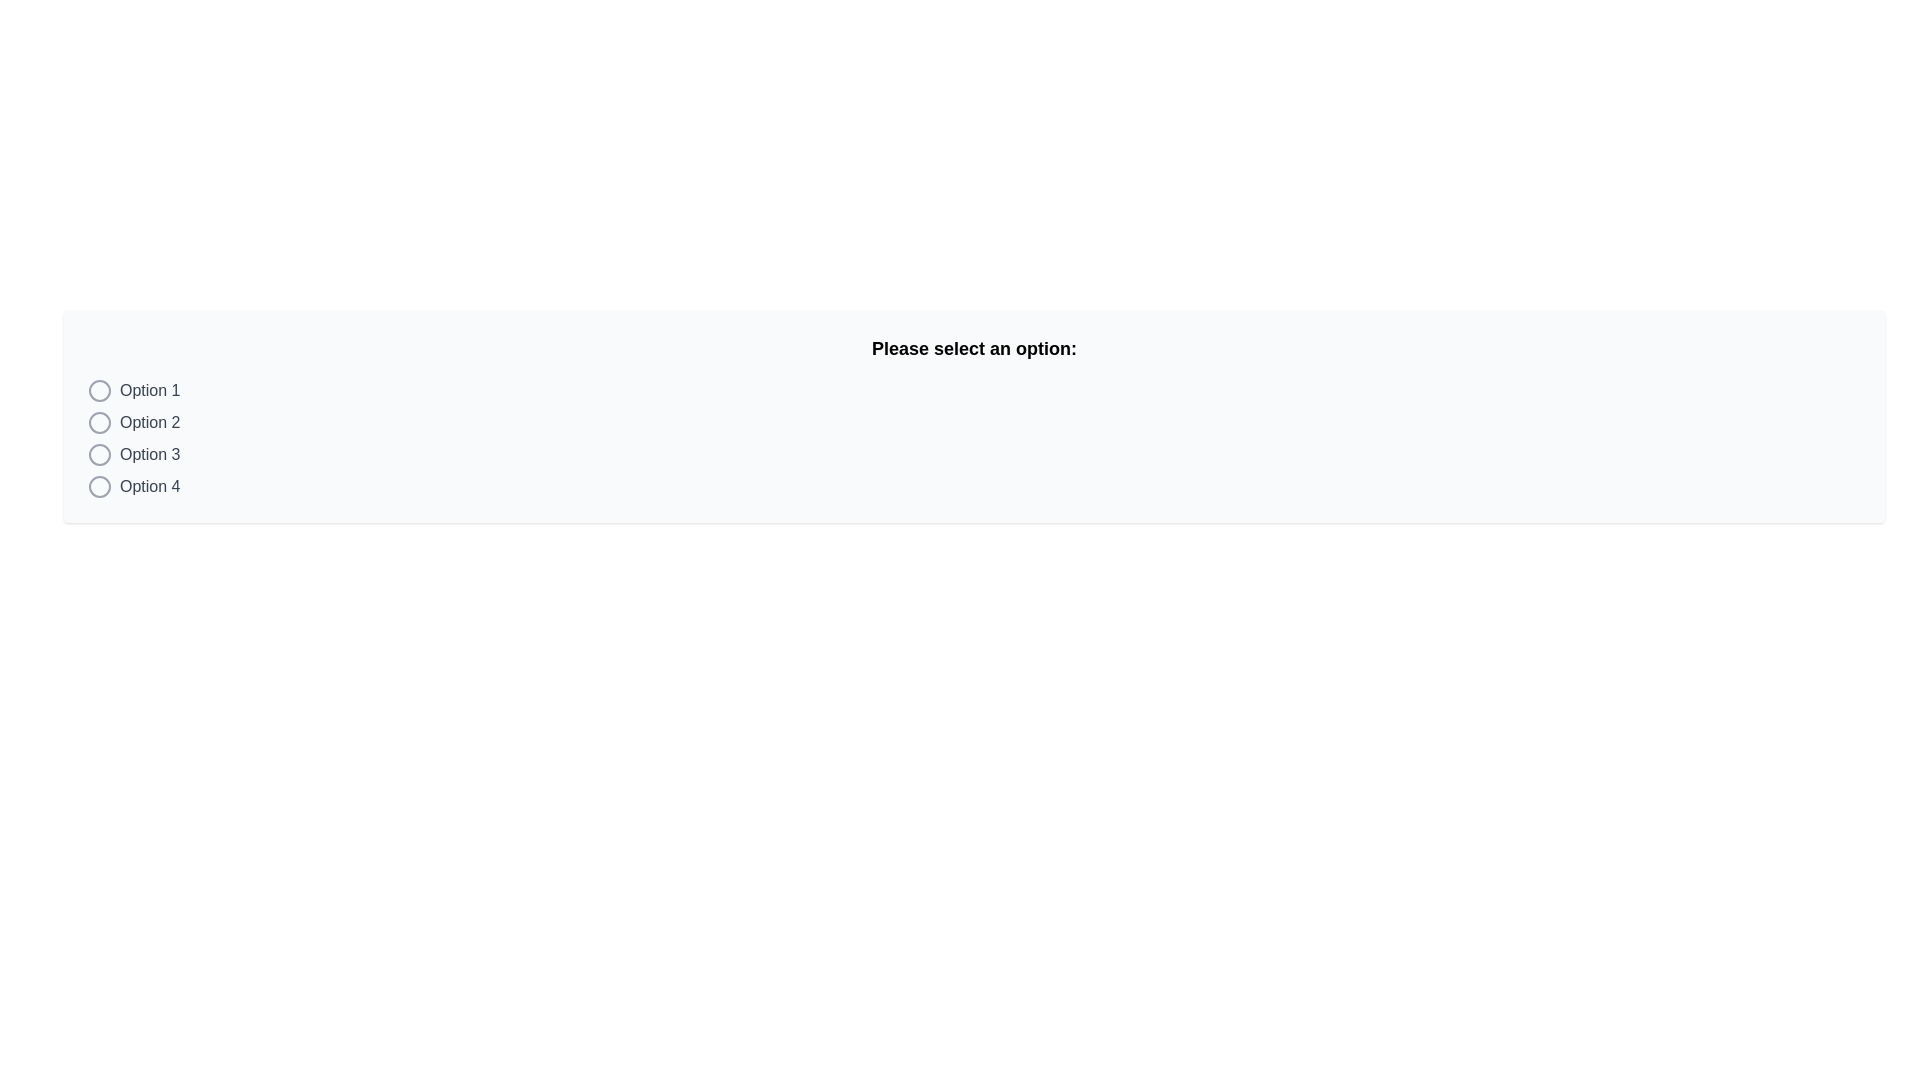  What do you see at coordinates (99, 390) in the screenshot?
I see `the radio button located to the left of the text 'Option 1'` at bounding box center [99, 390].